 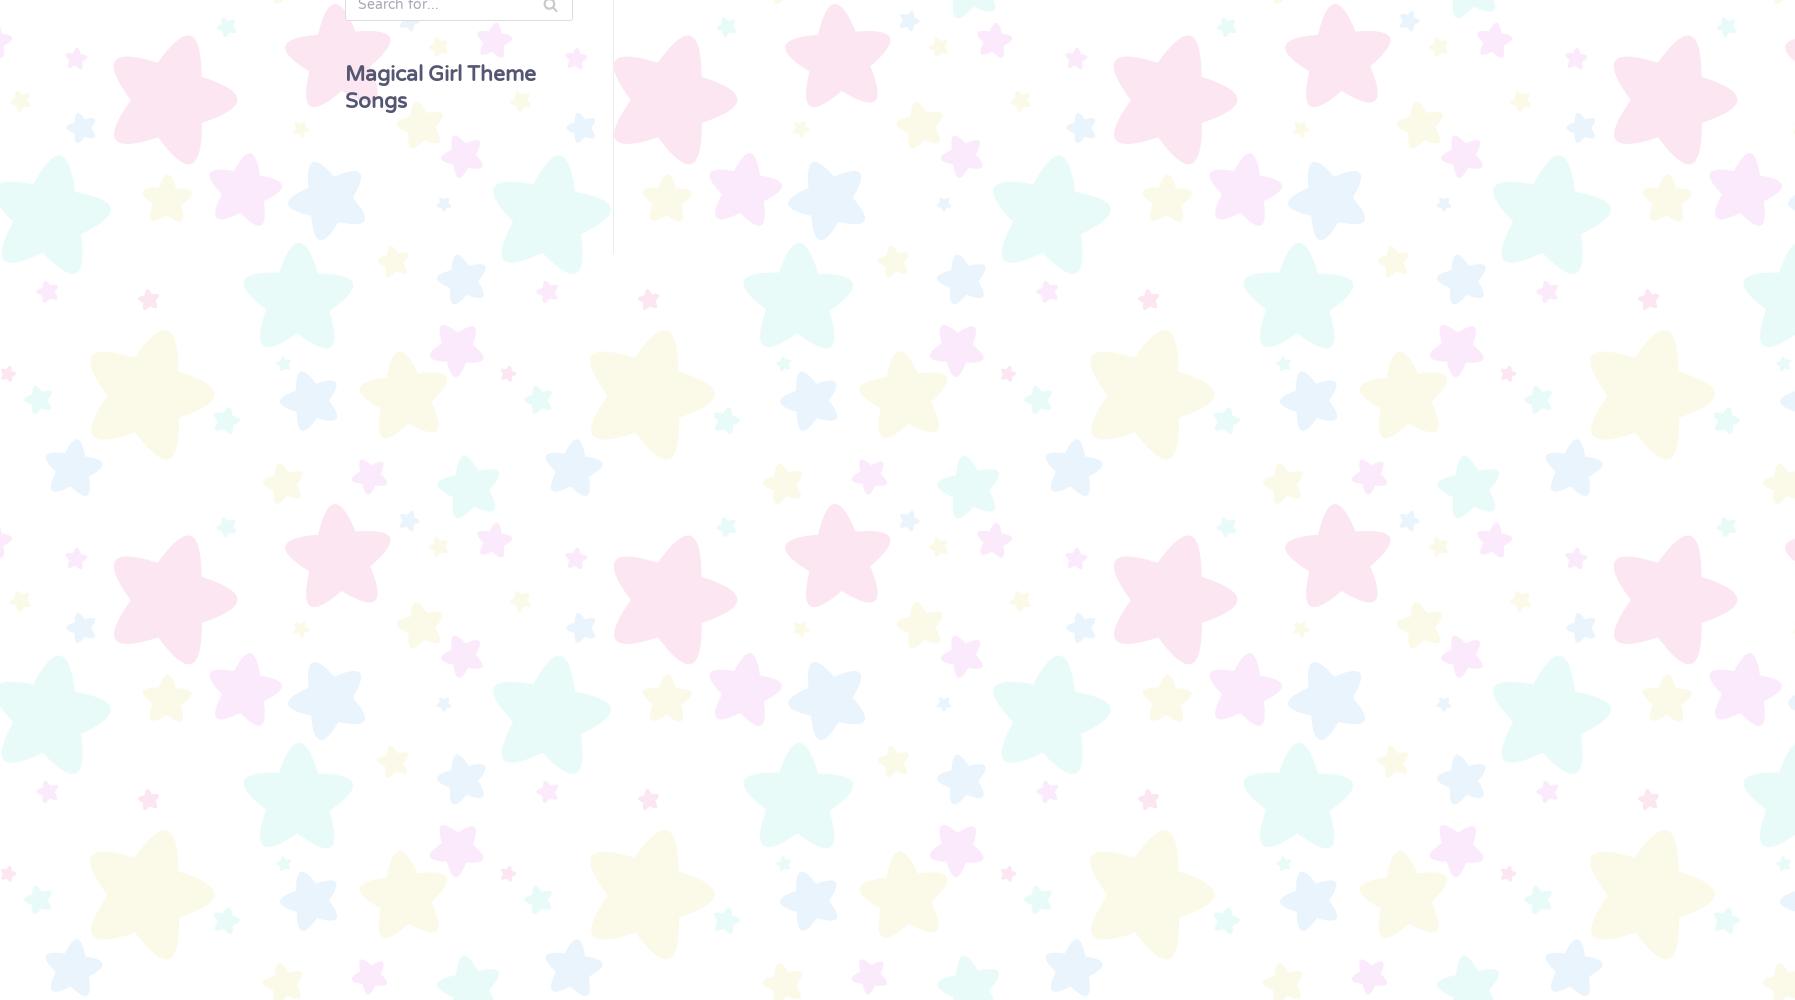 I want to click on 'Majokko Tickle', so click(x=30, y=915).